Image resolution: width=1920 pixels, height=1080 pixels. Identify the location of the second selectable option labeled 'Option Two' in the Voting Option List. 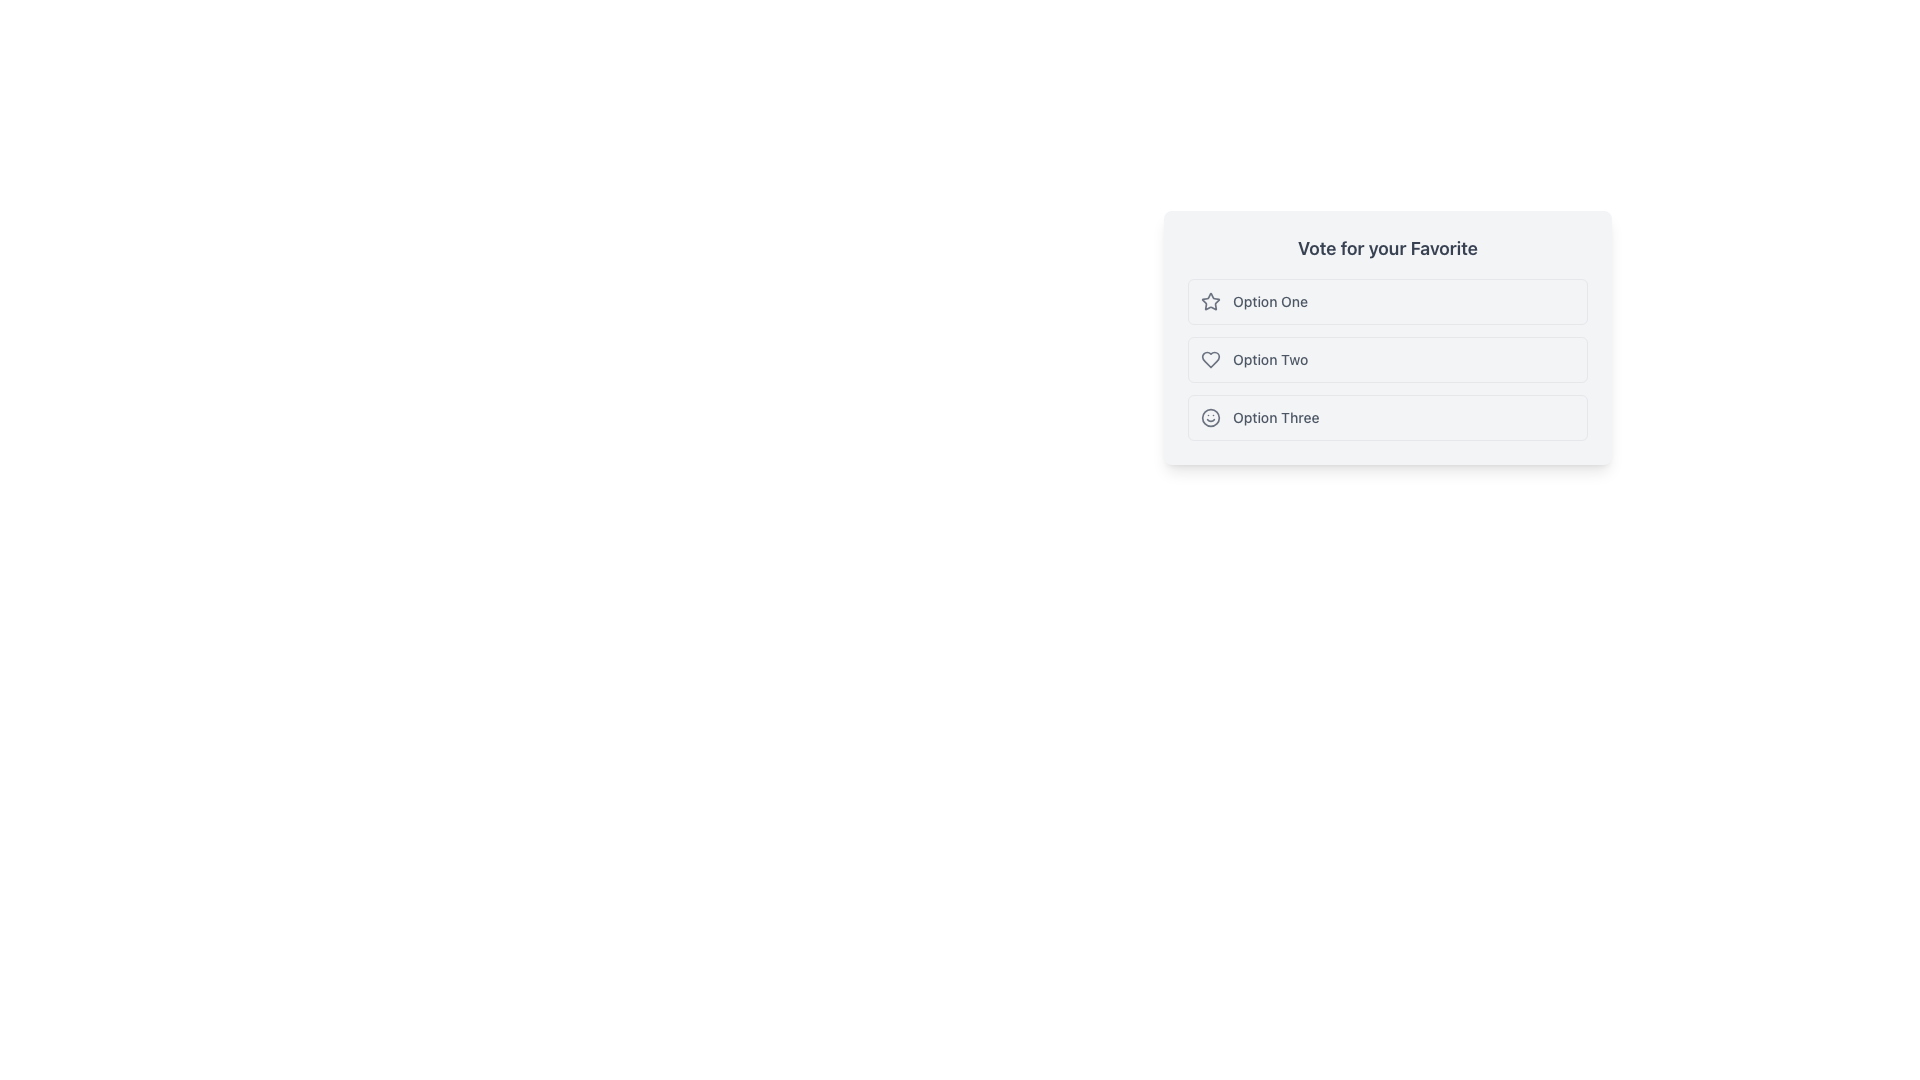
(1386, 337).